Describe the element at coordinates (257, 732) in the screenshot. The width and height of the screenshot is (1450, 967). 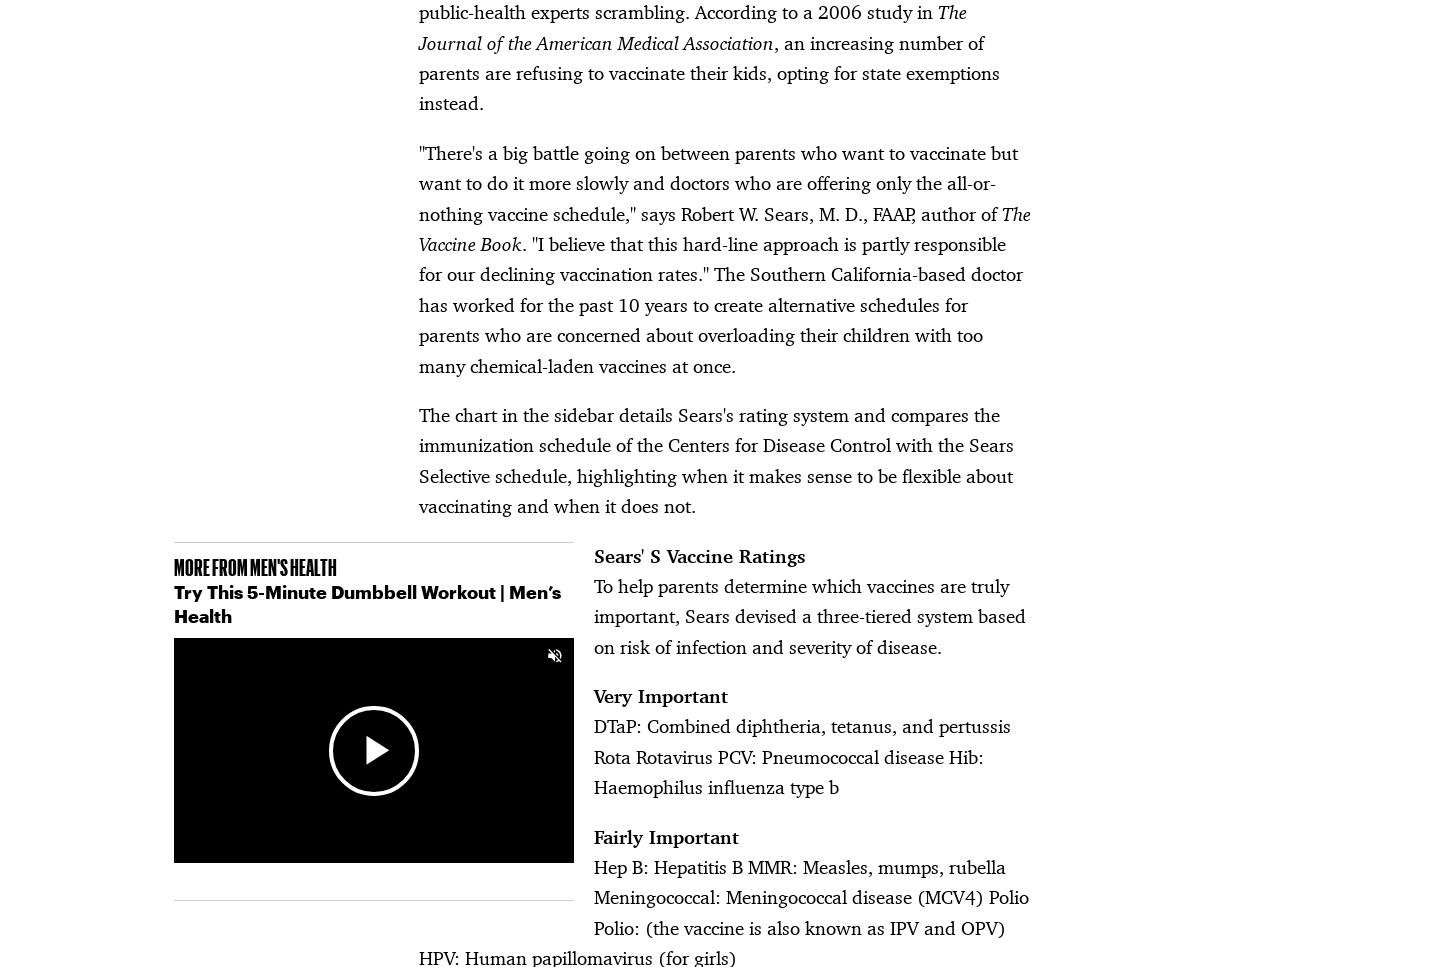
I see `'Other Hearst Subscriptions'` at that location.